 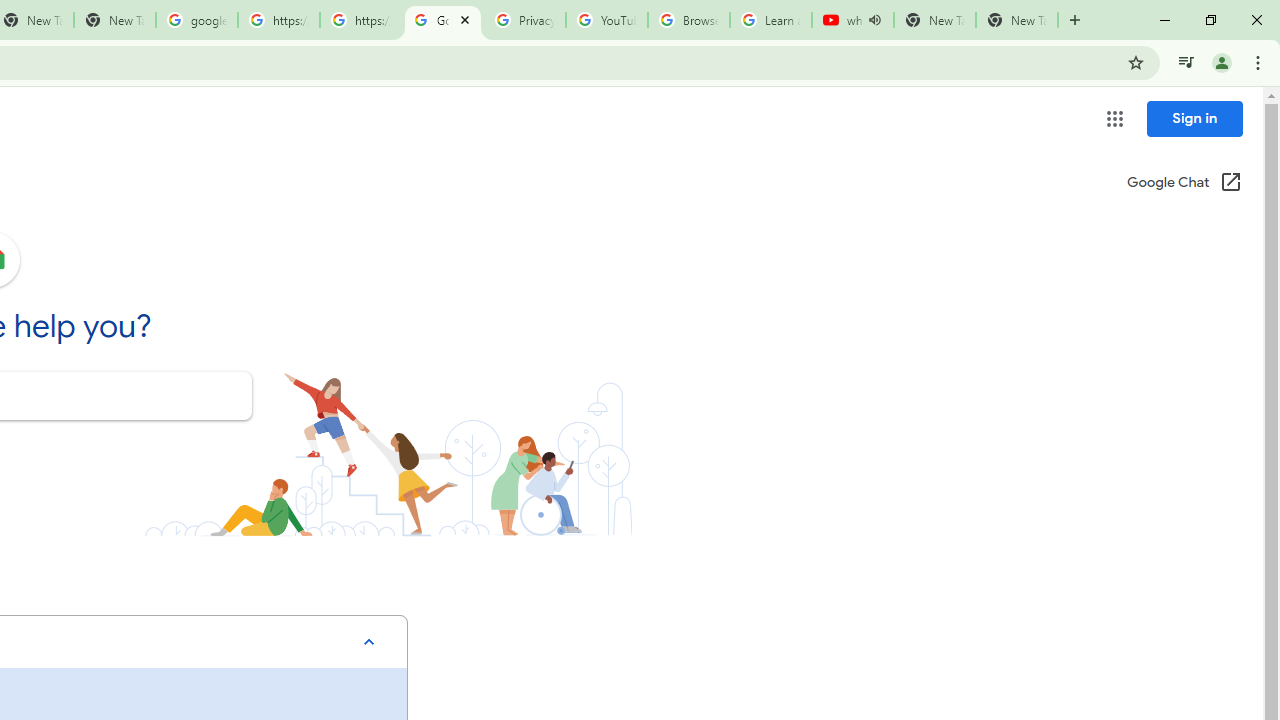 What do you see at coordinates (1016, 20) in the screenshot?
I see `'New Tab'` at bounding box center [1016, 20].